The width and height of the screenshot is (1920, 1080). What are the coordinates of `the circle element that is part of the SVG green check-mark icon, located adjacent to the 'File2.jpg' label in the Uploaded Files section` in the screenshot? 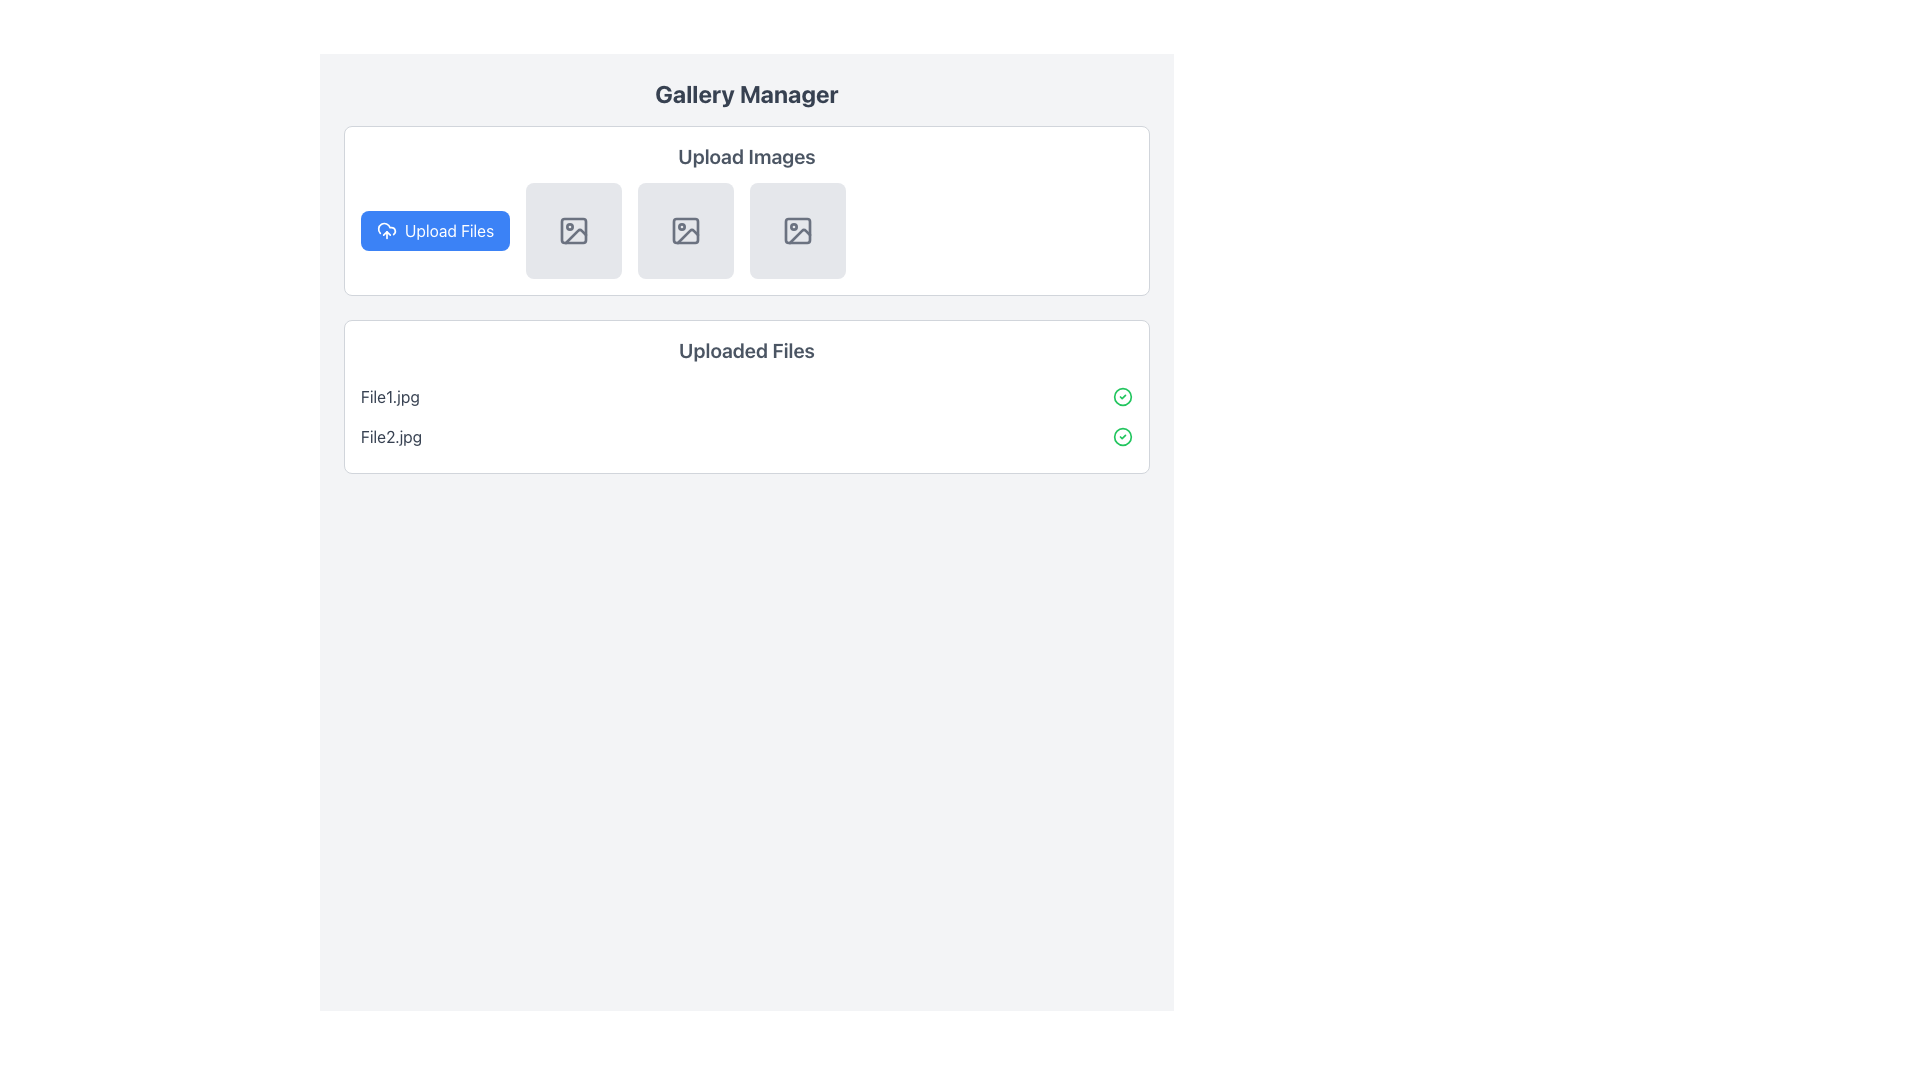 It's located at (1123, 397).